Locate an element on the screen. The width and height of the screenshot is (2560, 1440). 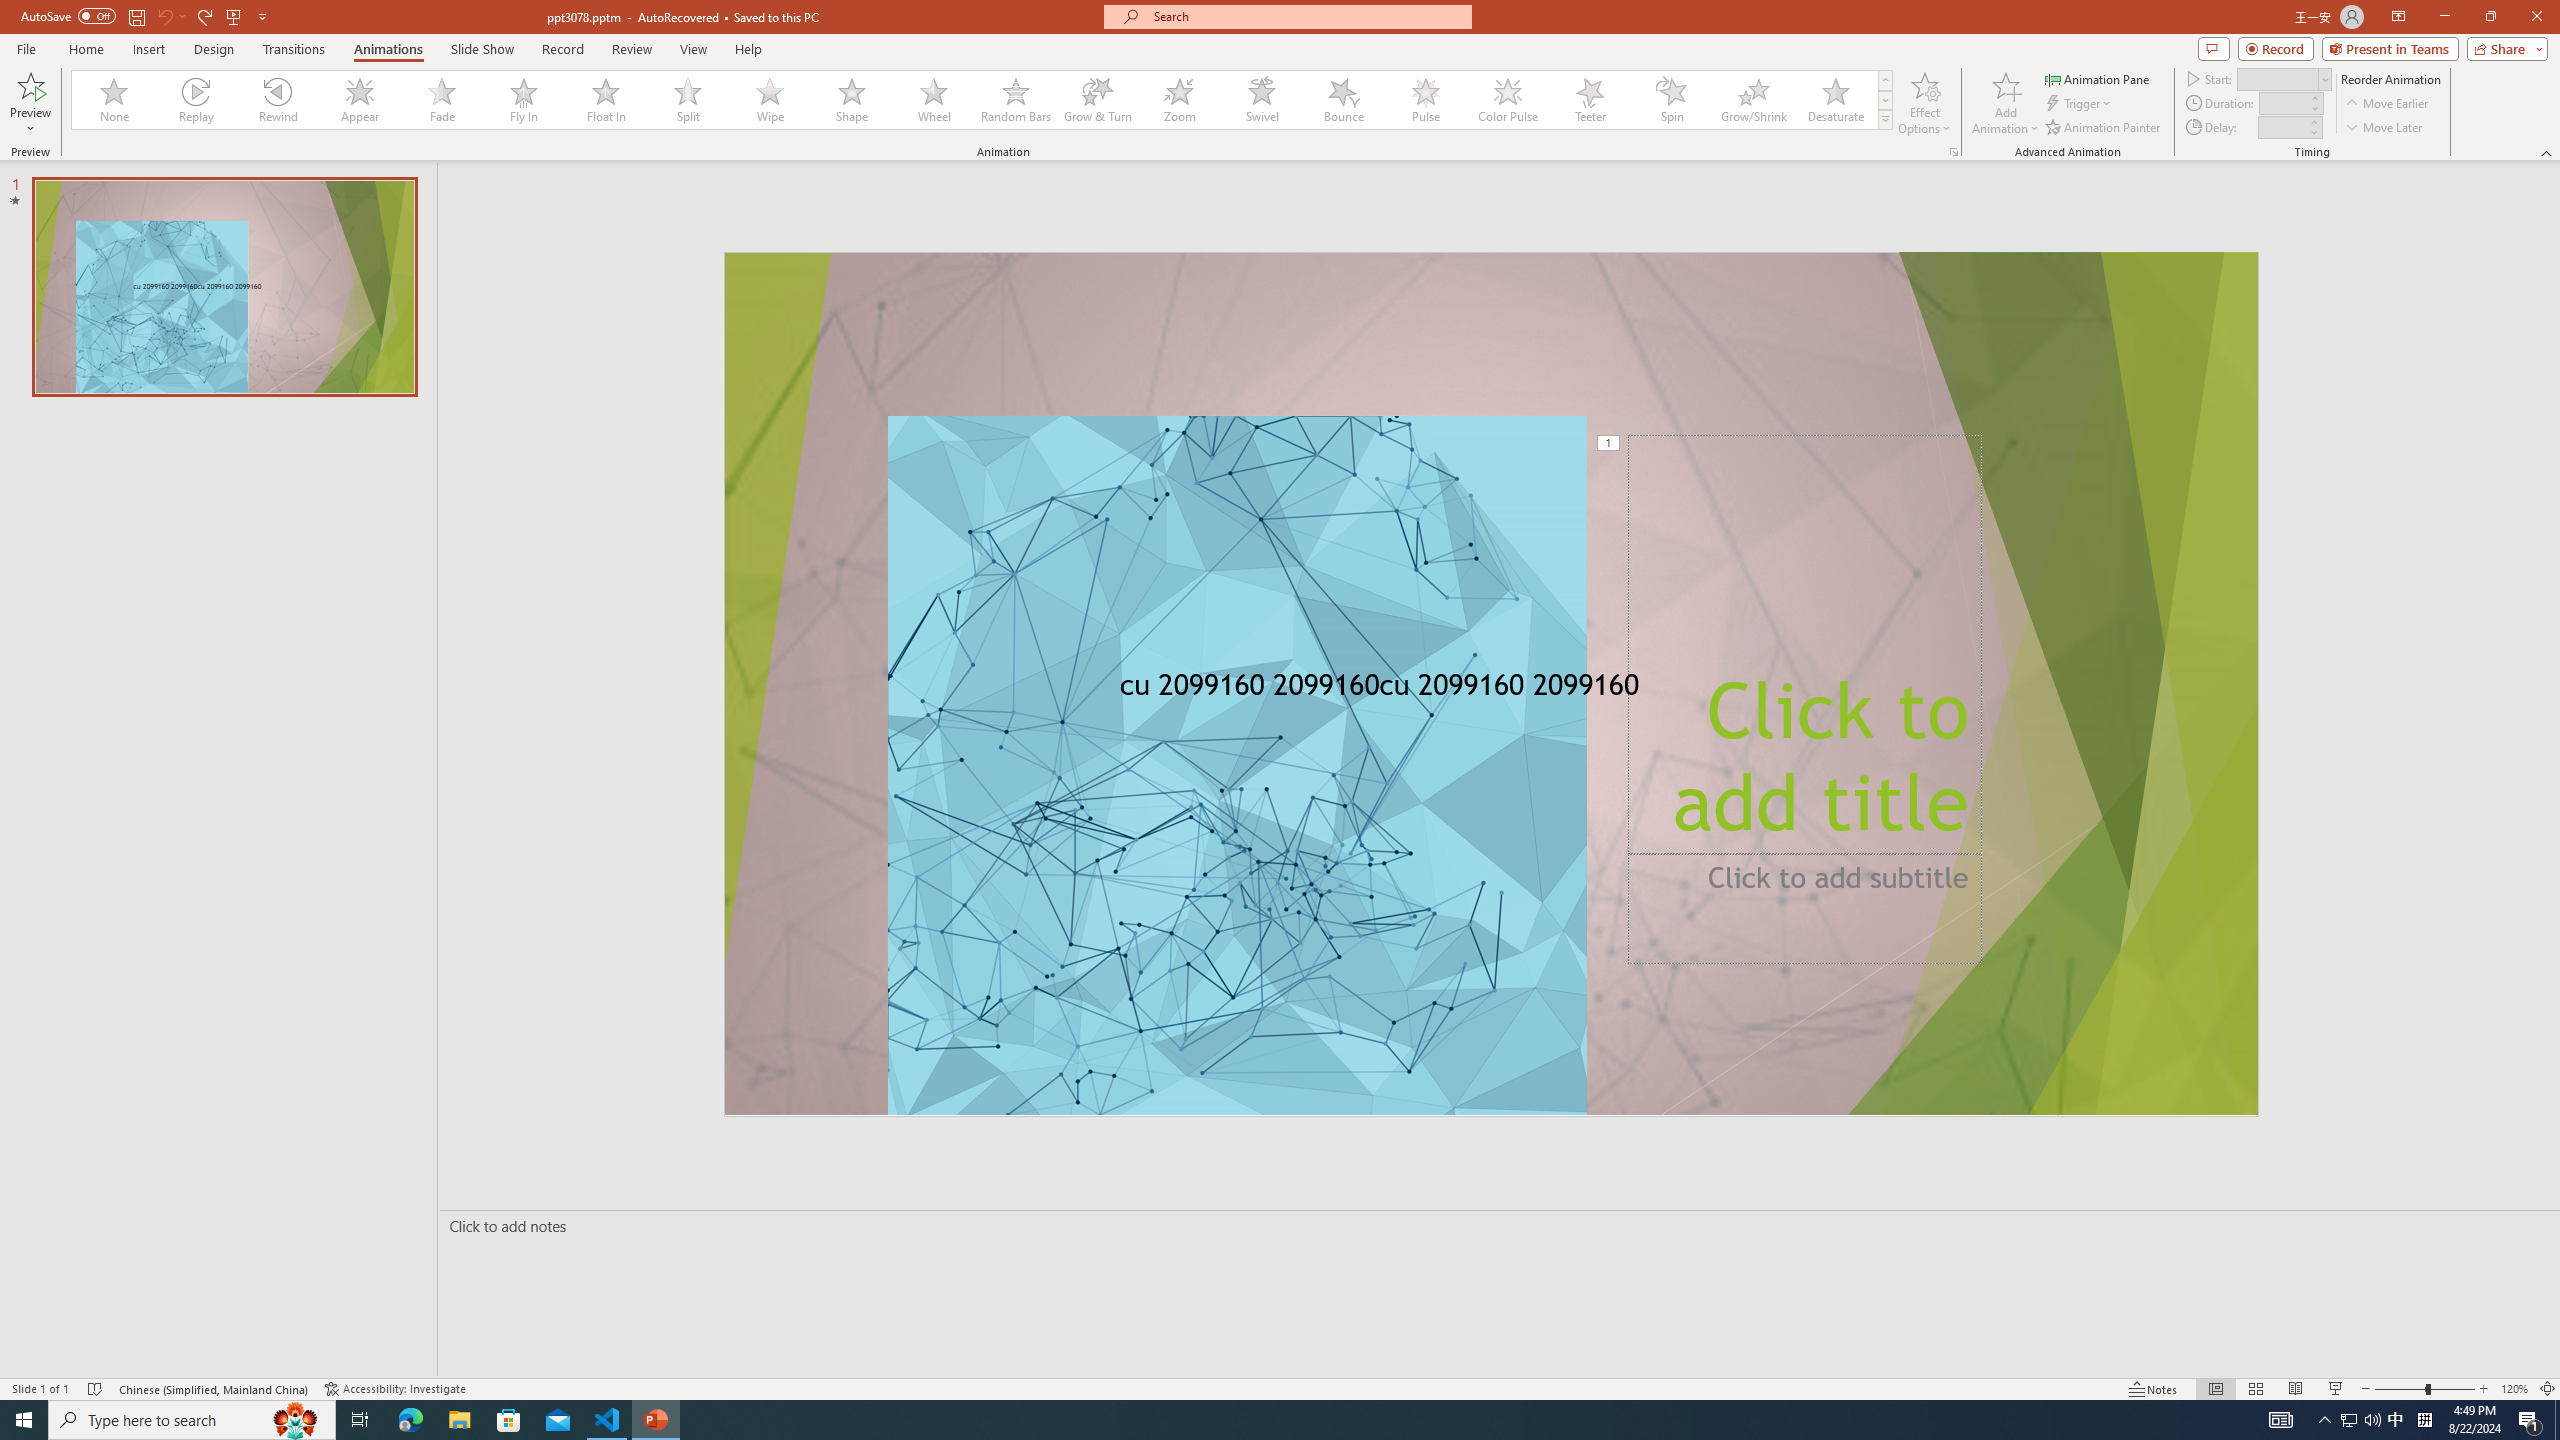
'Rewind' is located at coordinates (278, 99).